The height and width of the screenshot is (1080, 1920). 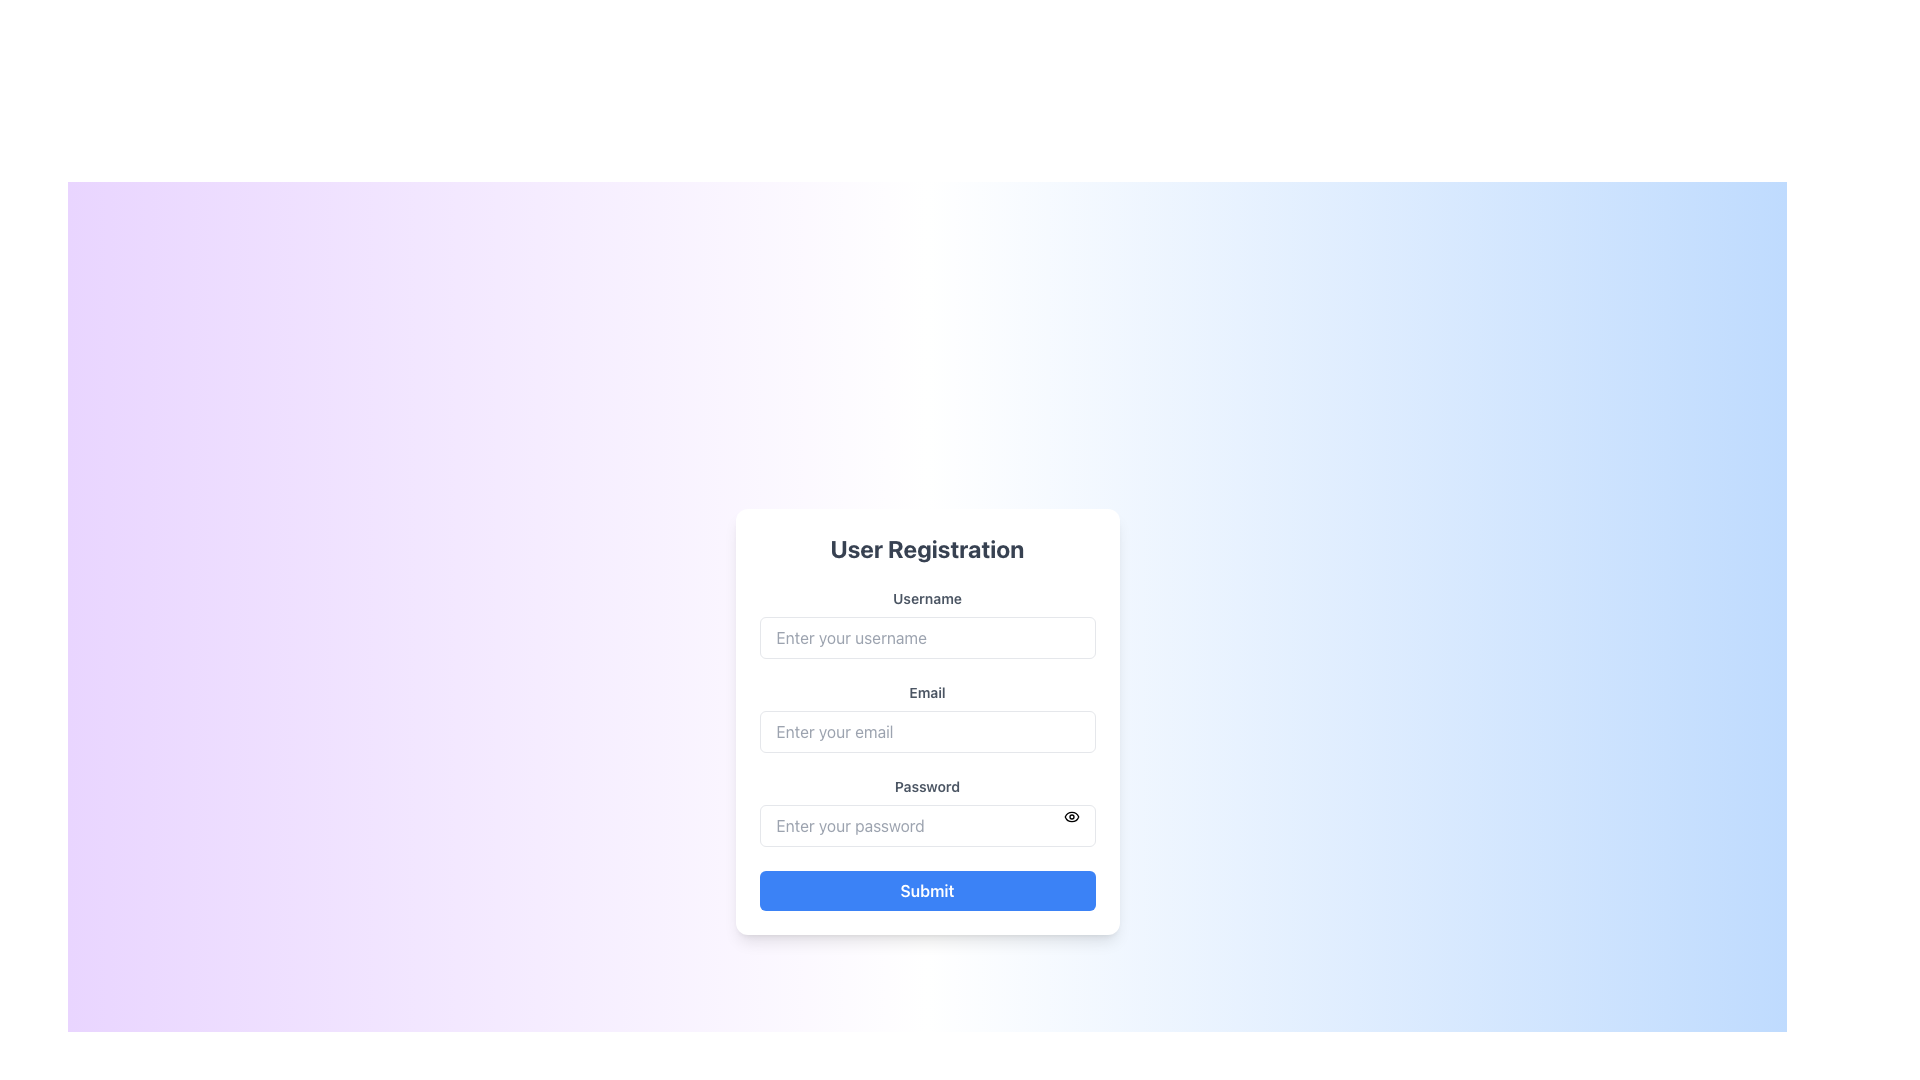 What do you see at coordinates (926, 812) in the screenshot?
I see `the Password input field in the User Registration modal to focus it` at bounding box center [926, 812].